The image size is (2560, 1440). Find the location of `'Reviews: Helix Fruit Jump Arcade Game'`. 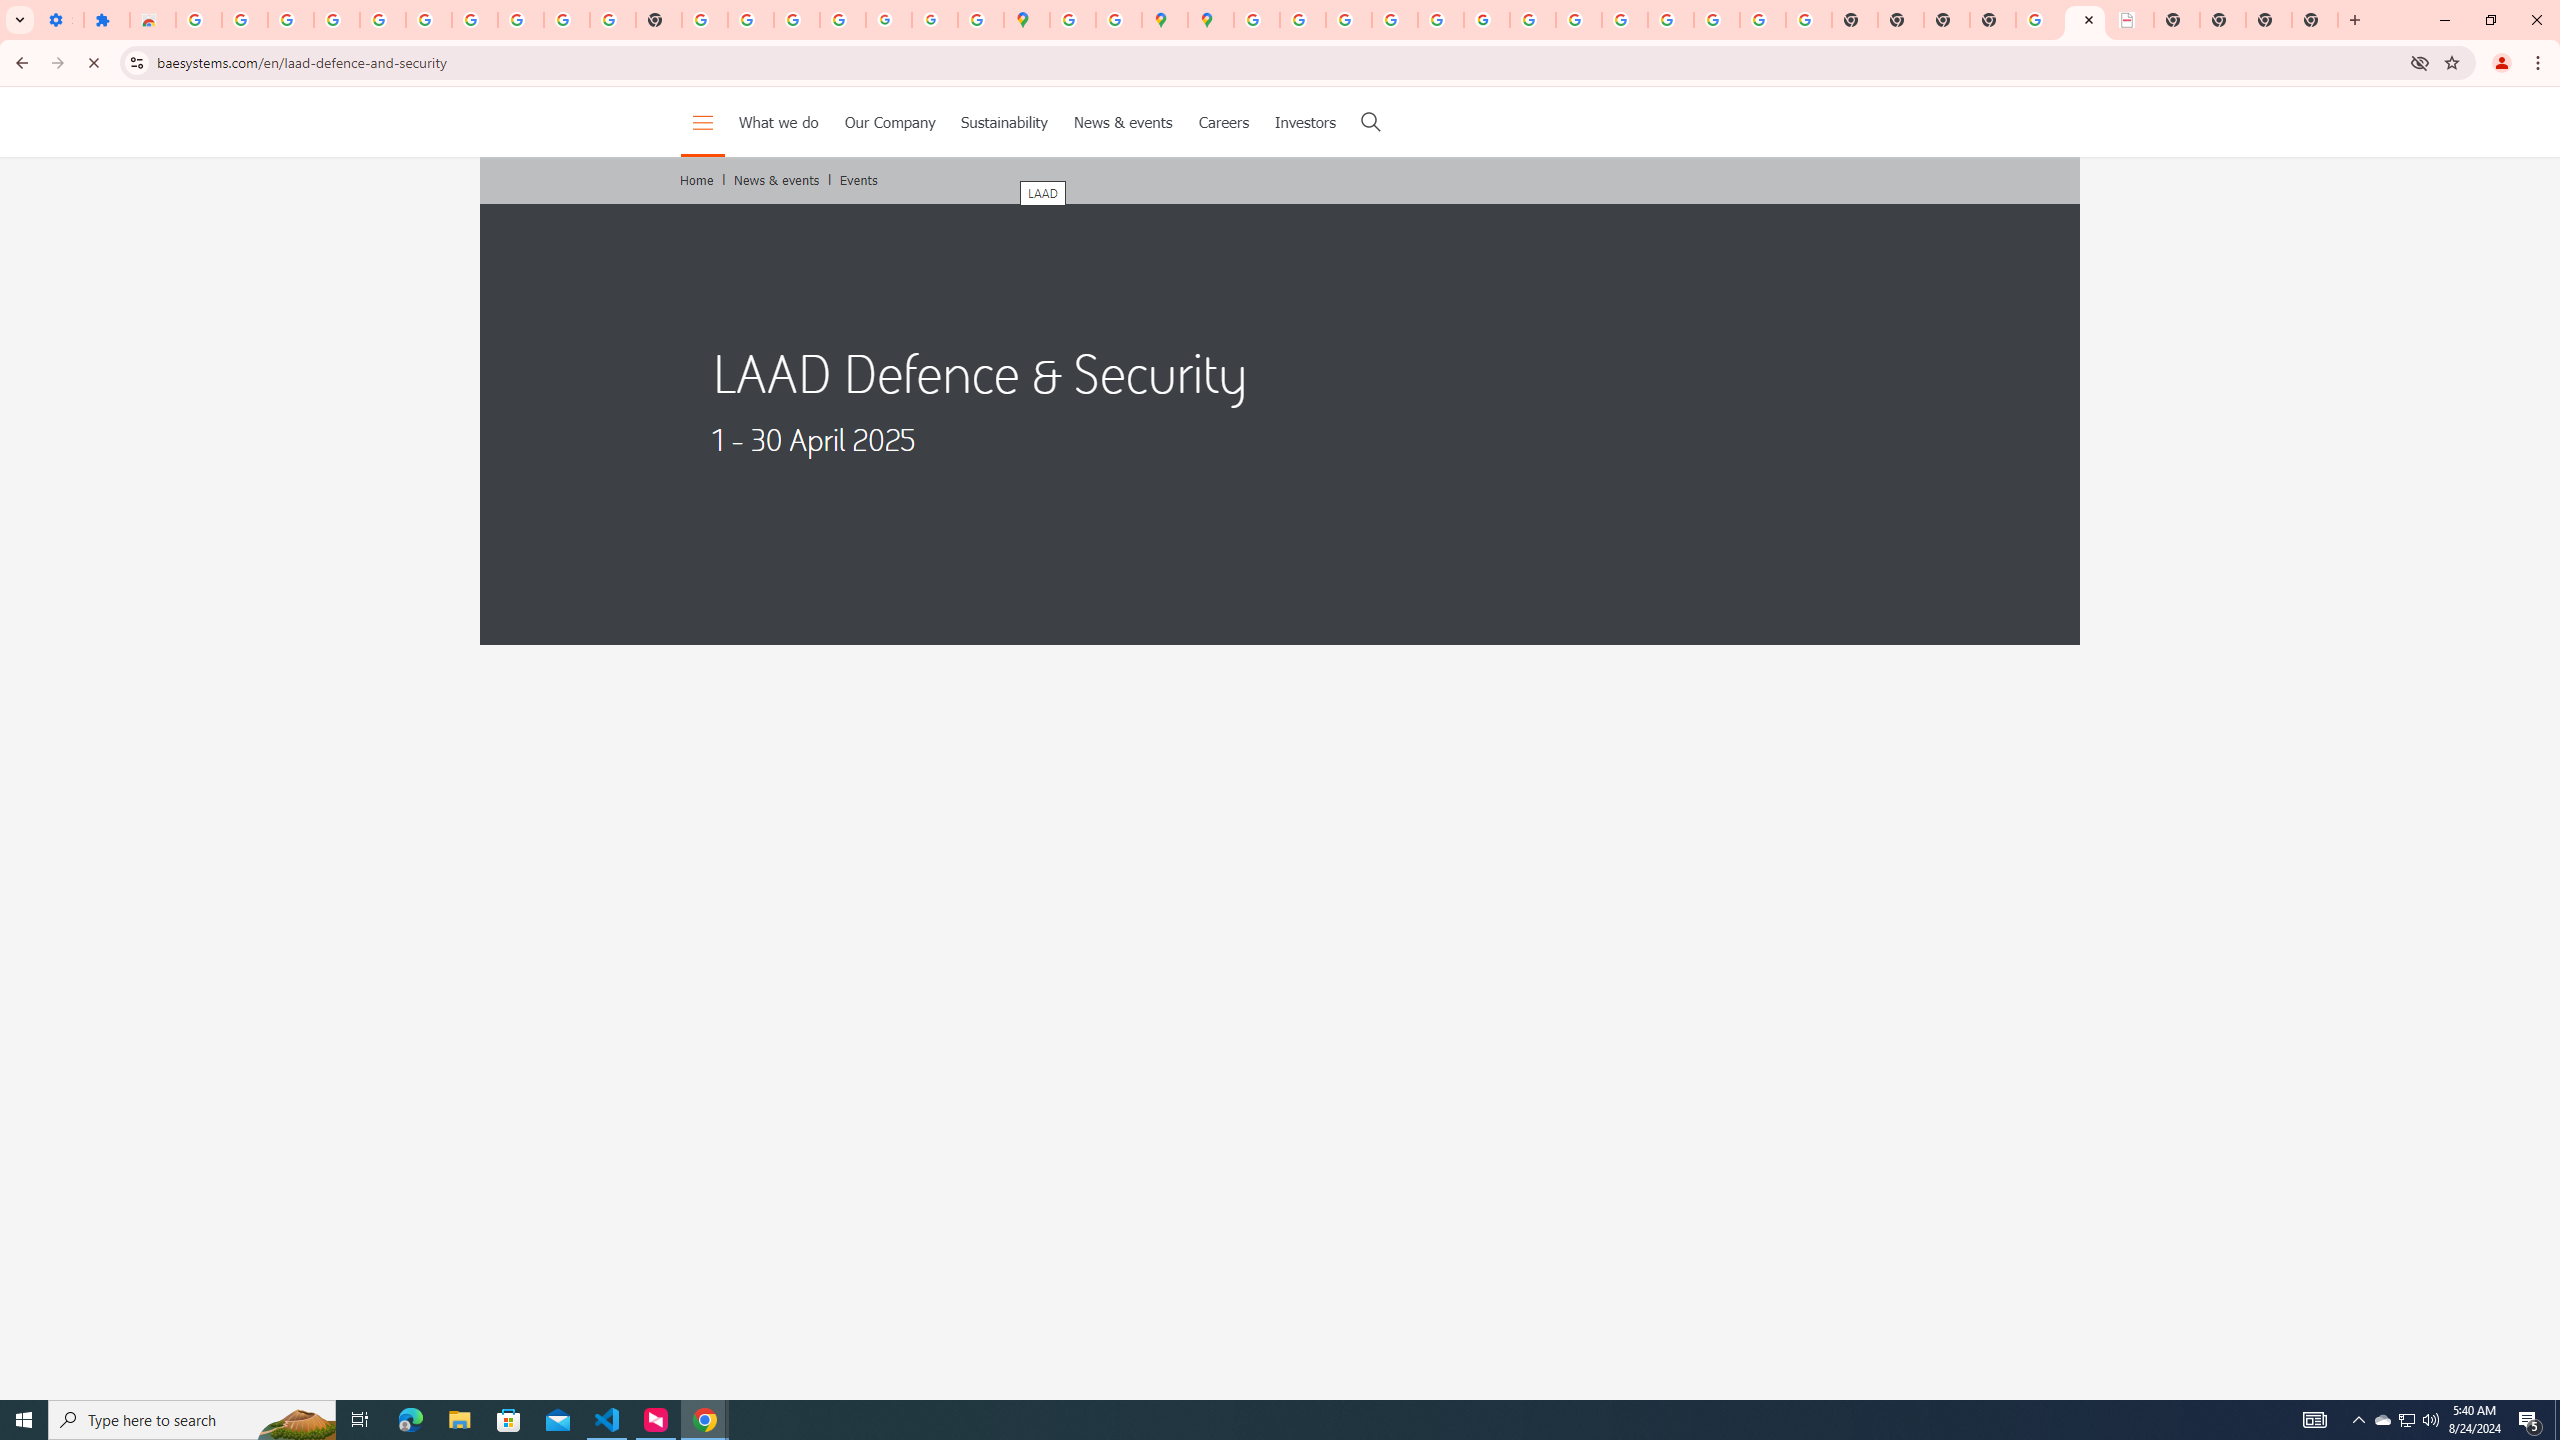

'Reviews: Helix Fruit Jump Arcade Game' is located at coordinates (151, 19).